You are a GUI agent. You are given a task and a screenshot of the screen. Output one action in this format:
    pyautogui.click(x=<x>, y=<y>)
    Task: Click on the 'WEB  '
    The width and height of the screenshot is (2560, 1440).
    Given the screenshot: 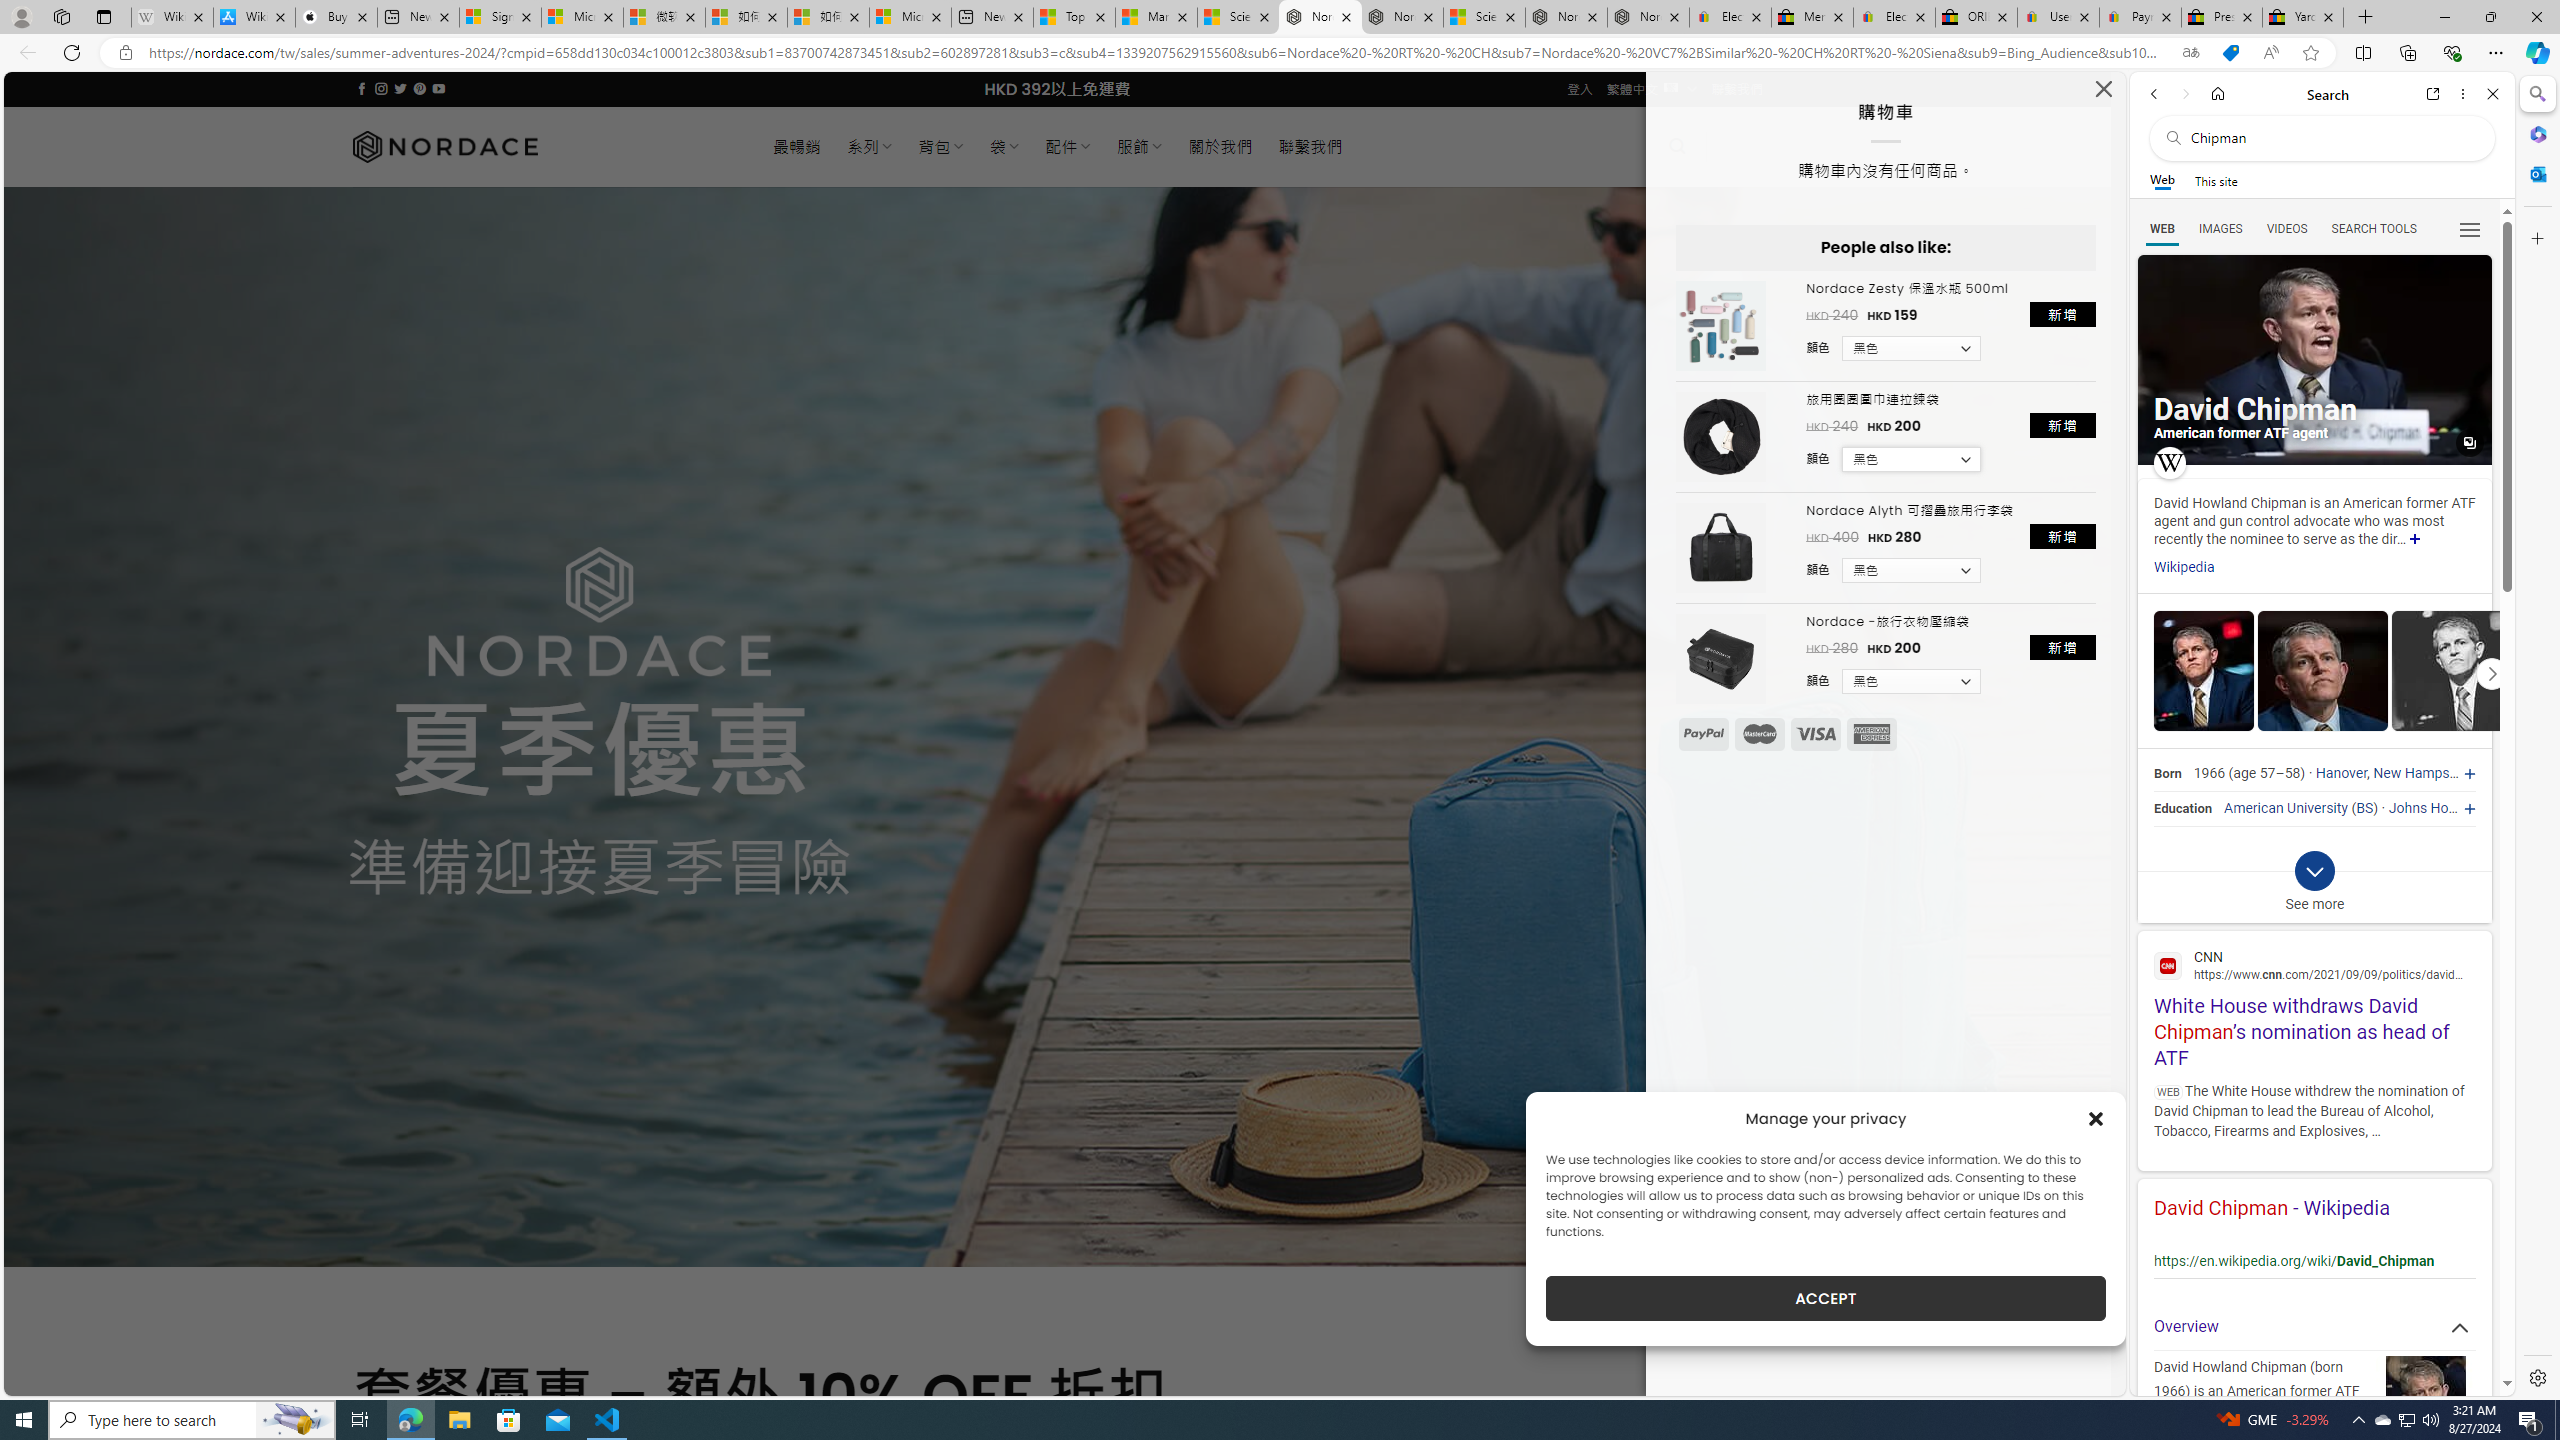 What is the action you would take?
    pyautogui.click(x=2162, y=229)
    